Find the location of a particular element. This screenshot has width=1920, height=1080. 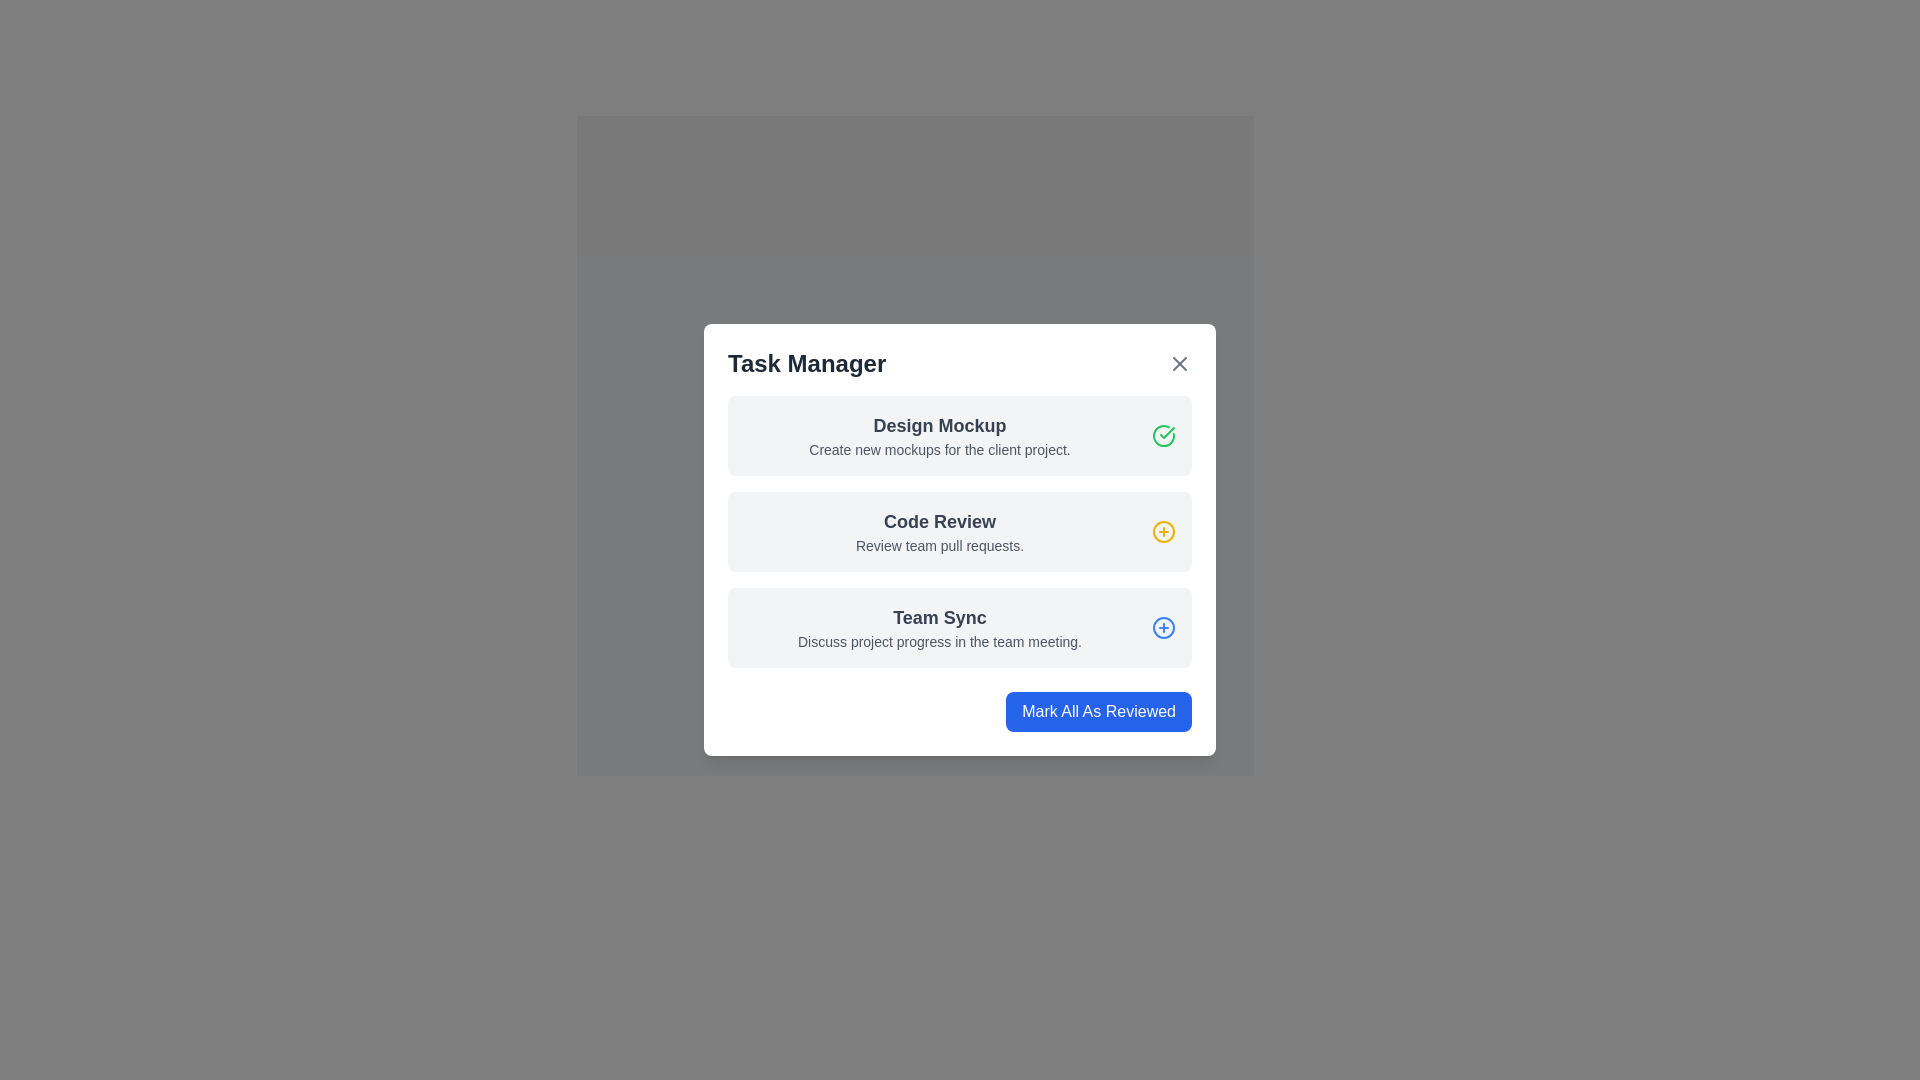

the second task card in the task manager modal that displays information about the task 'Code Review' to interact with it is located at coordinates (960, 531).